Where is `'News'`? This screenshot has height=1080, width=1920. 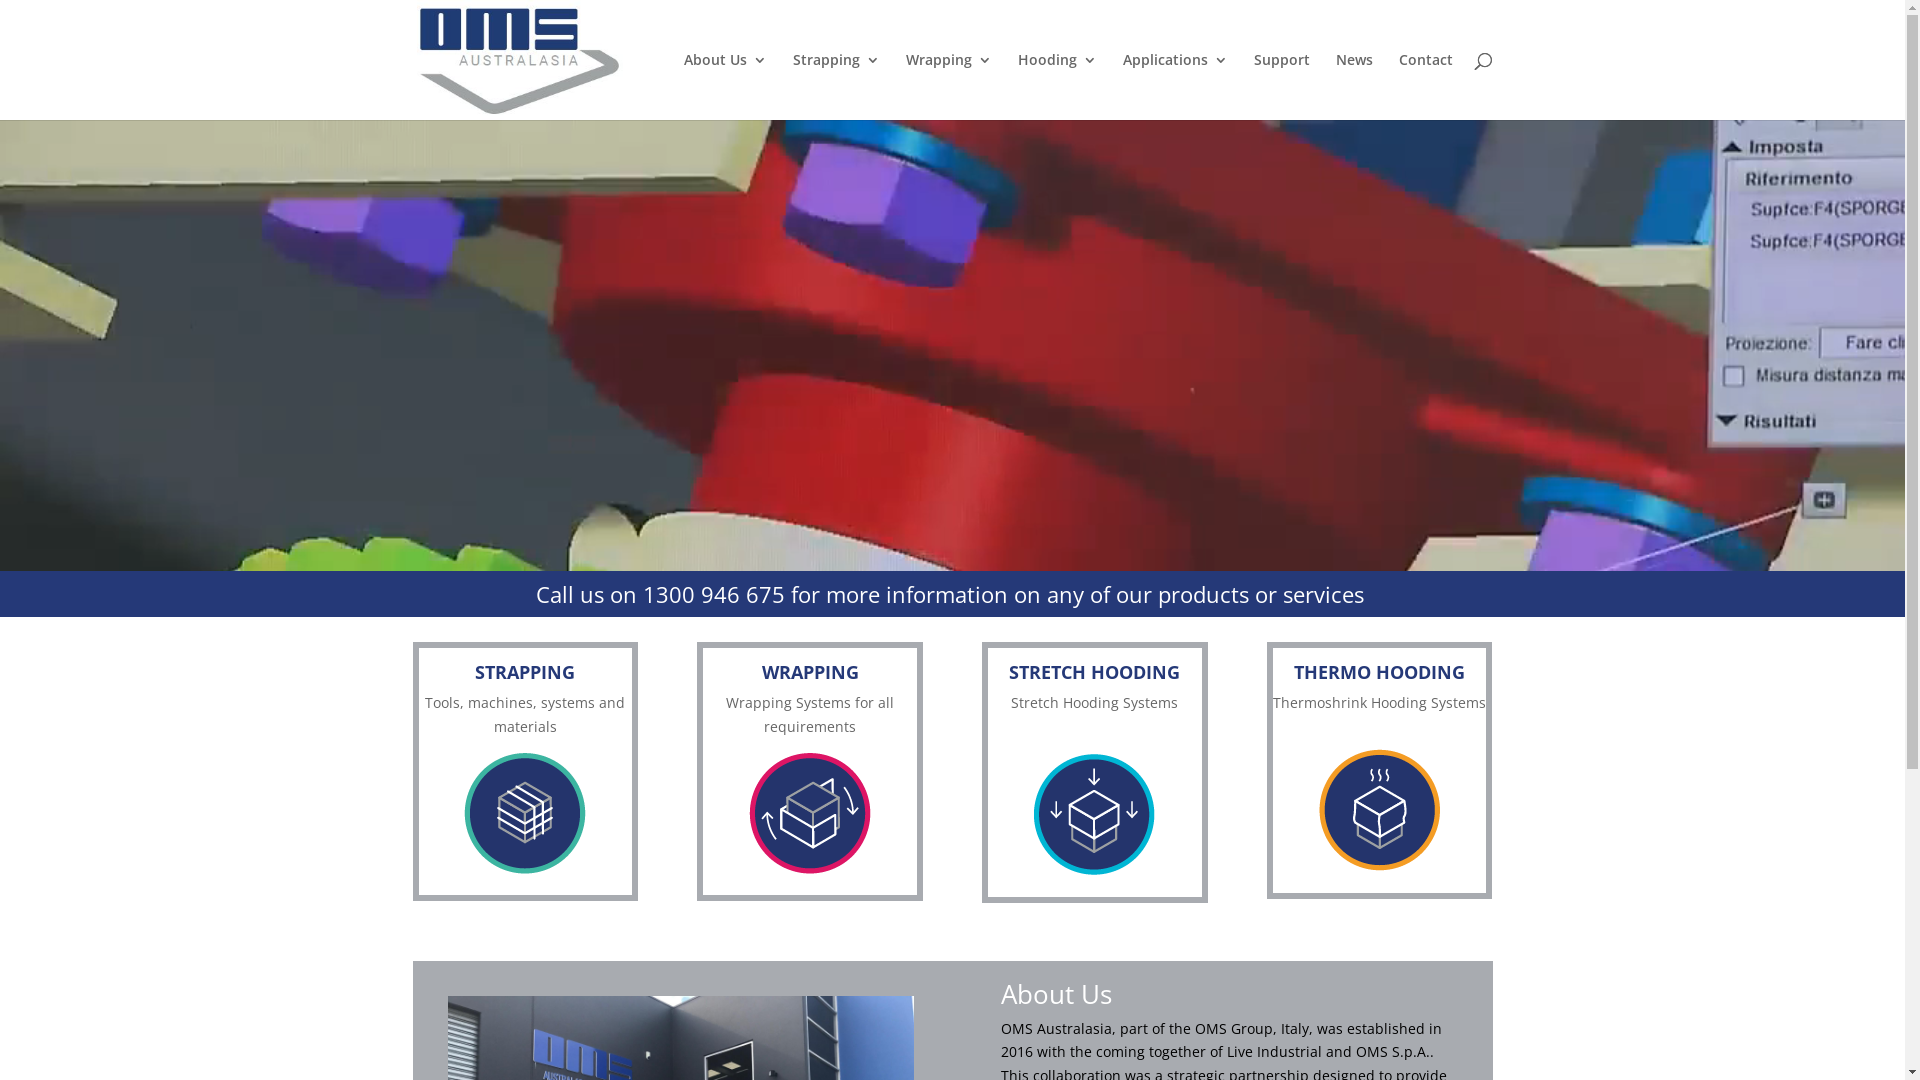
'News' is located at coordinates (1354, 85).